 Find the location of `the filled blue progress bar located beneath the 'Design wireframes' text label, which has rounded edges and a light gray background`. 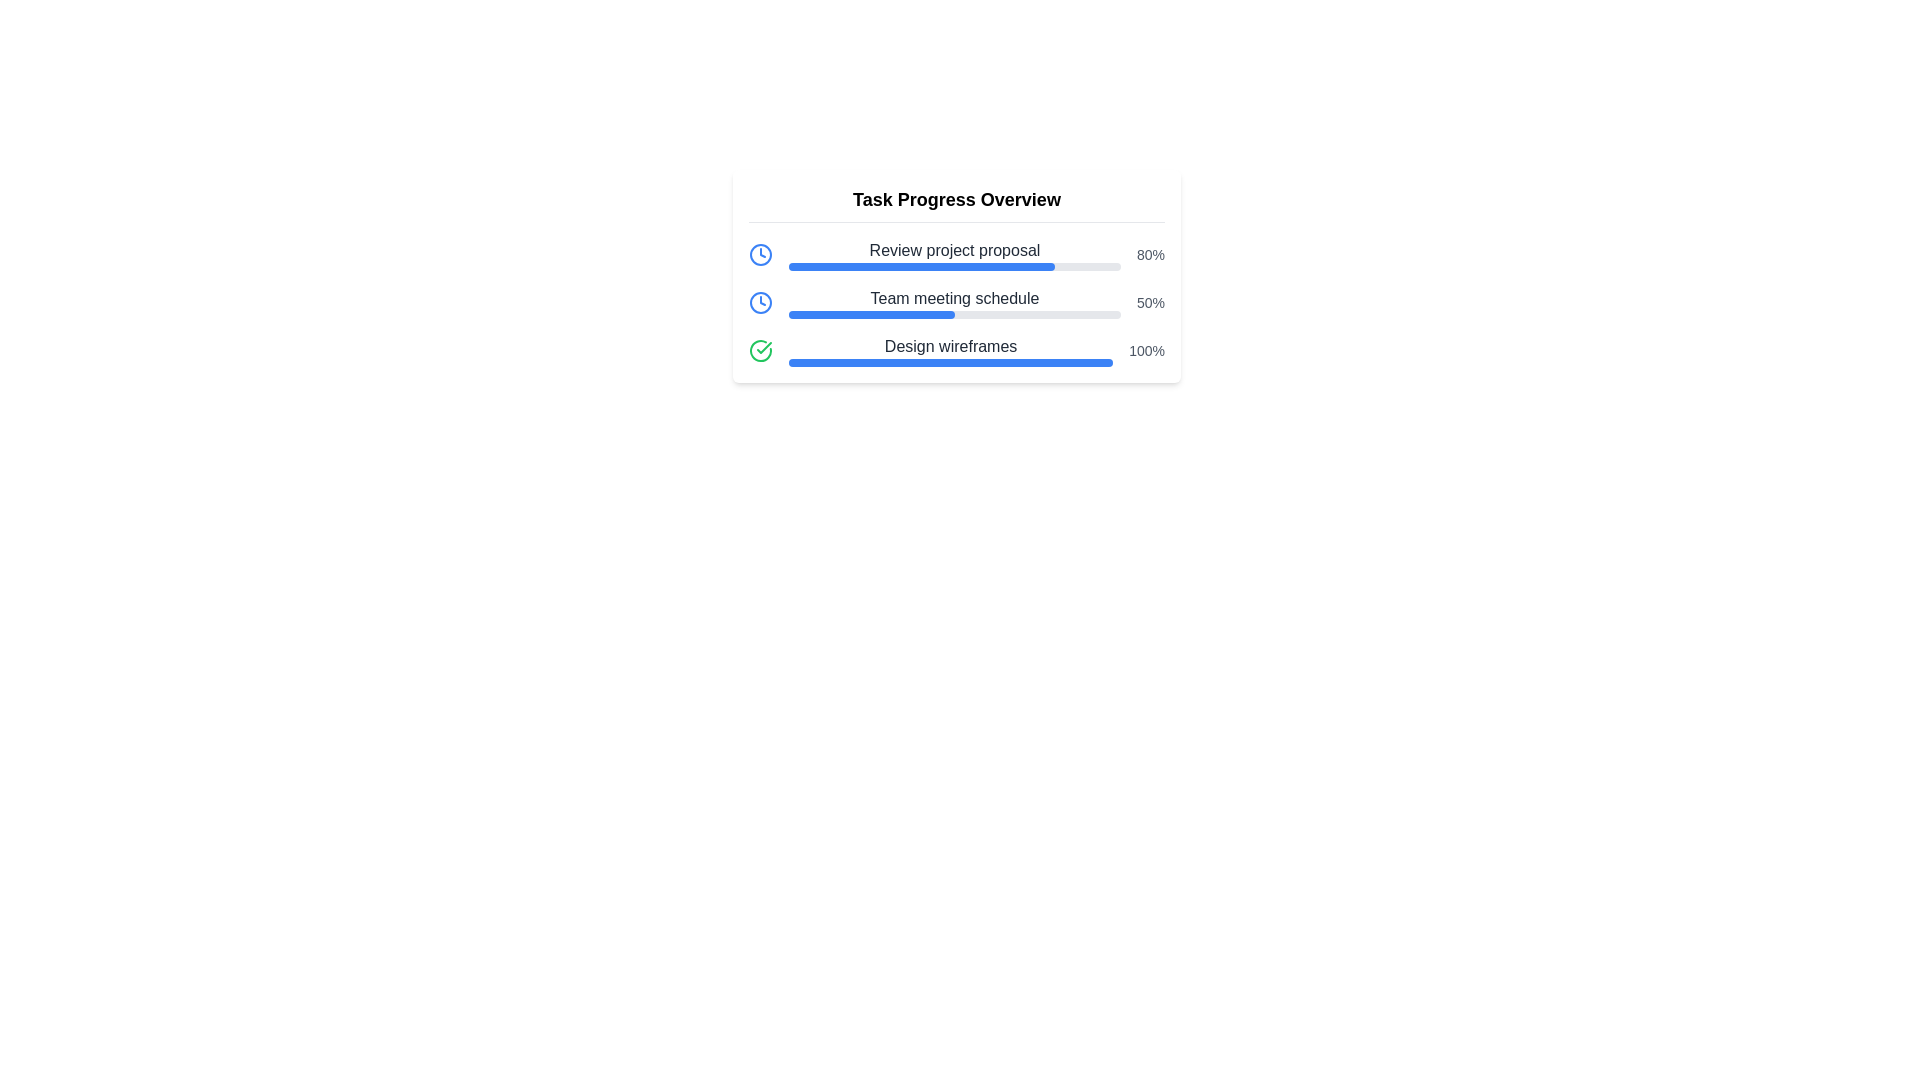

the filled blue progress bar located beneath the 'Design wireframes' text label, which has rounded edges and a light gray background is located at coordinates (950, 362).